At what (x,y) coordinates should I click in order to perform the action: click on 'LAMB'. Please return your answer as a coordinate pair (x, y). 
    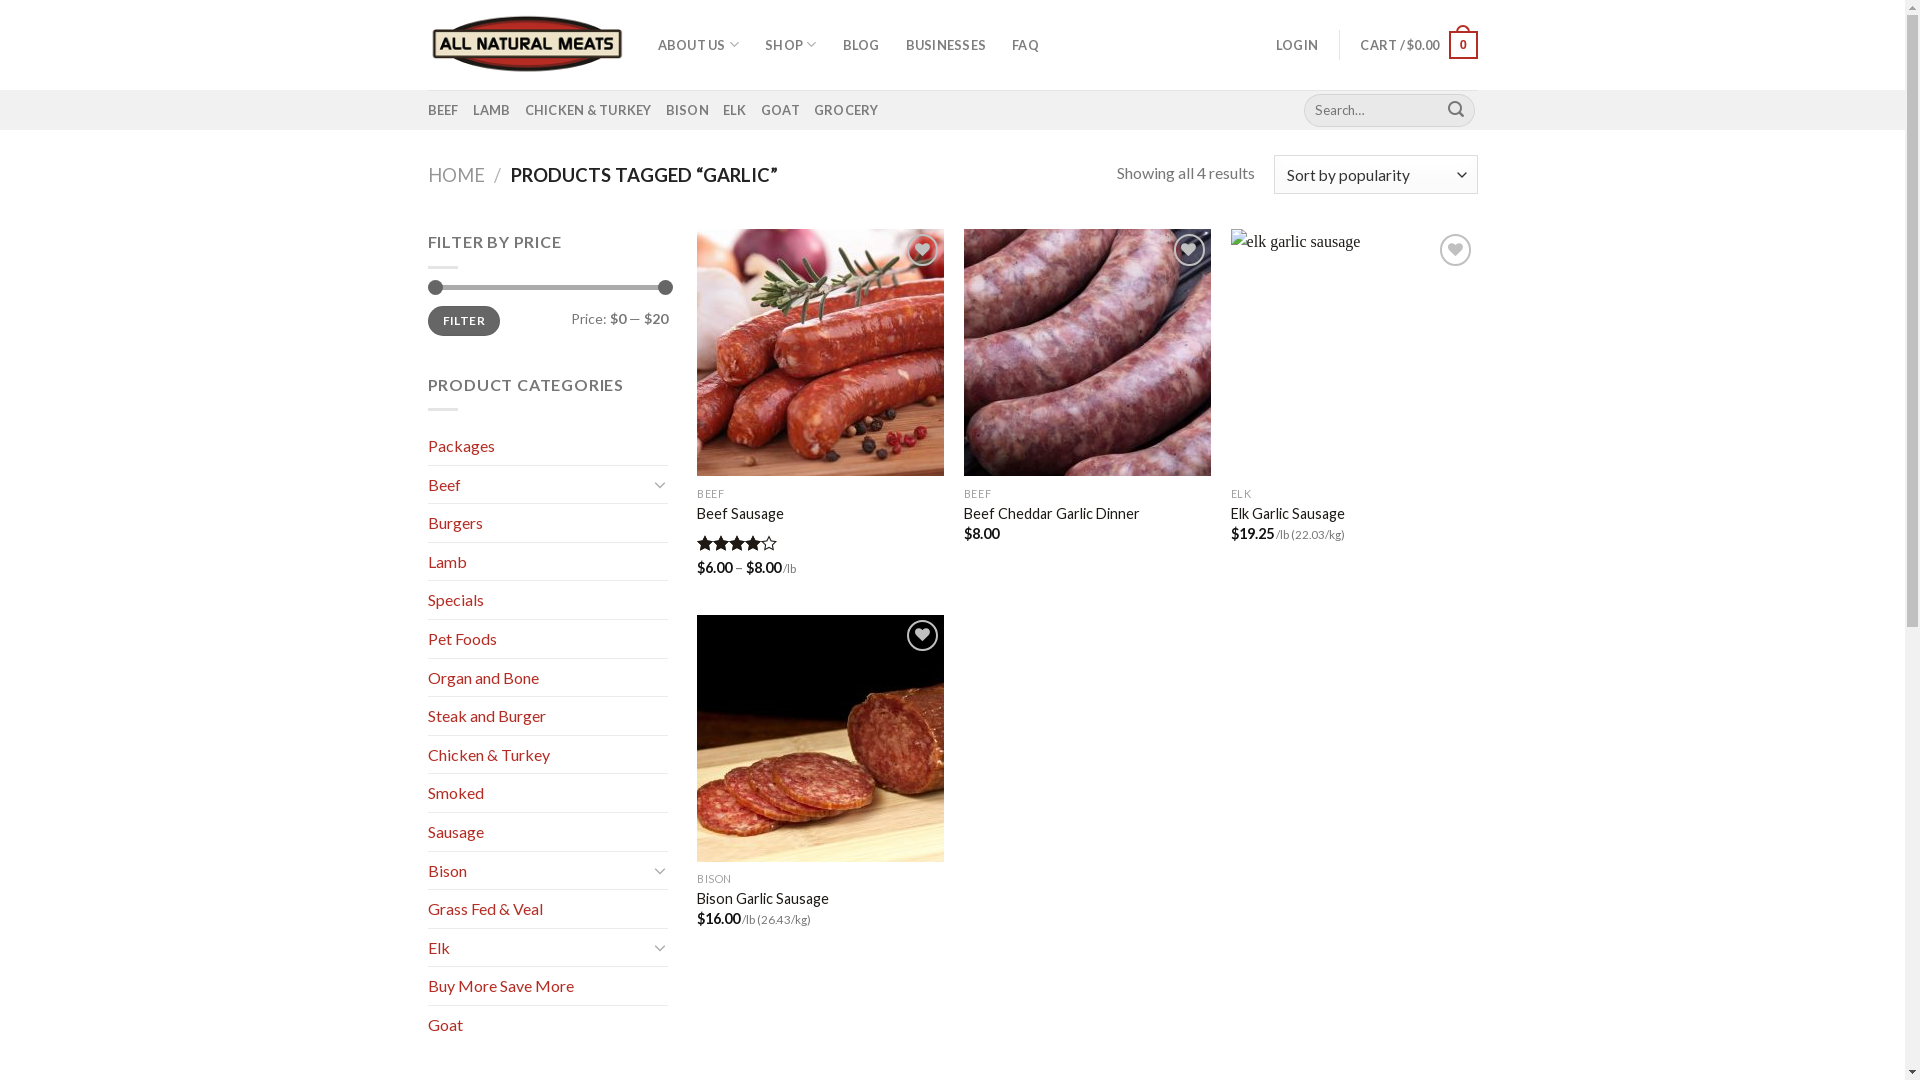
    Looking at the image, I should click on (492, 110).